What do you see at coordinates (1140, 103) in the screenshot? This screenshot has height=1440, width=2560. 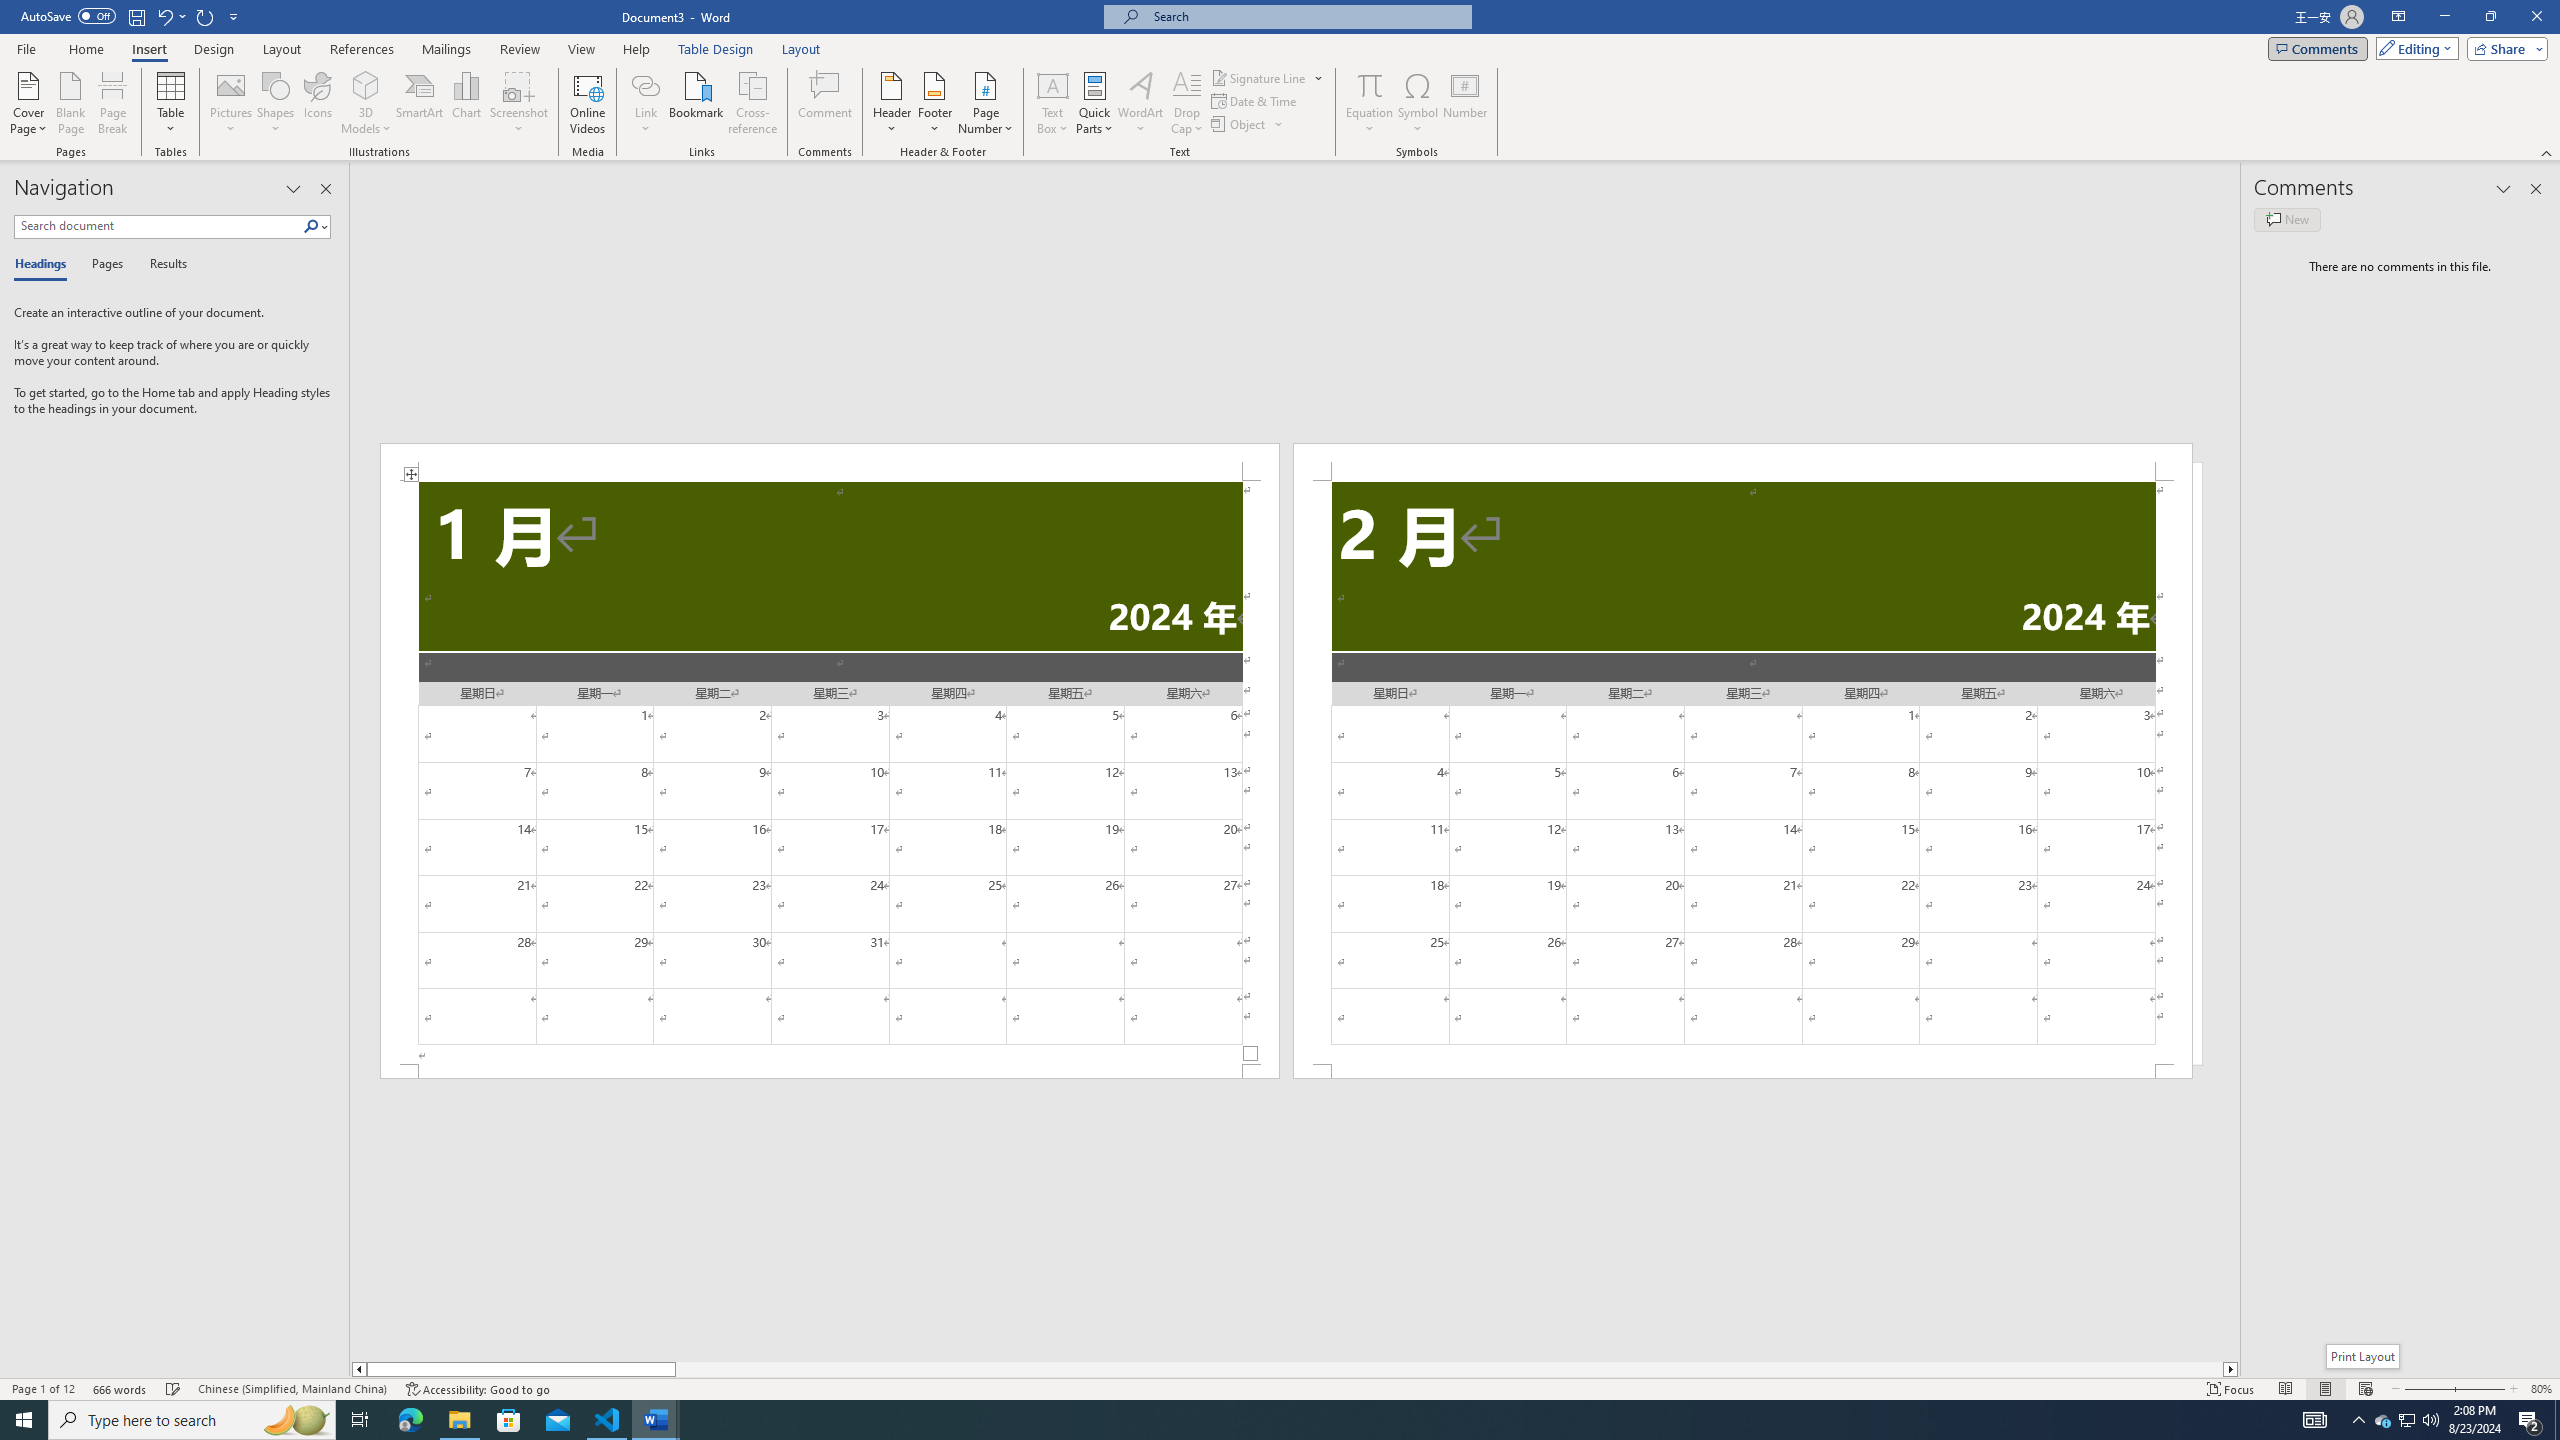 I see `'WordArt'` at bounding box center [1140, 103].